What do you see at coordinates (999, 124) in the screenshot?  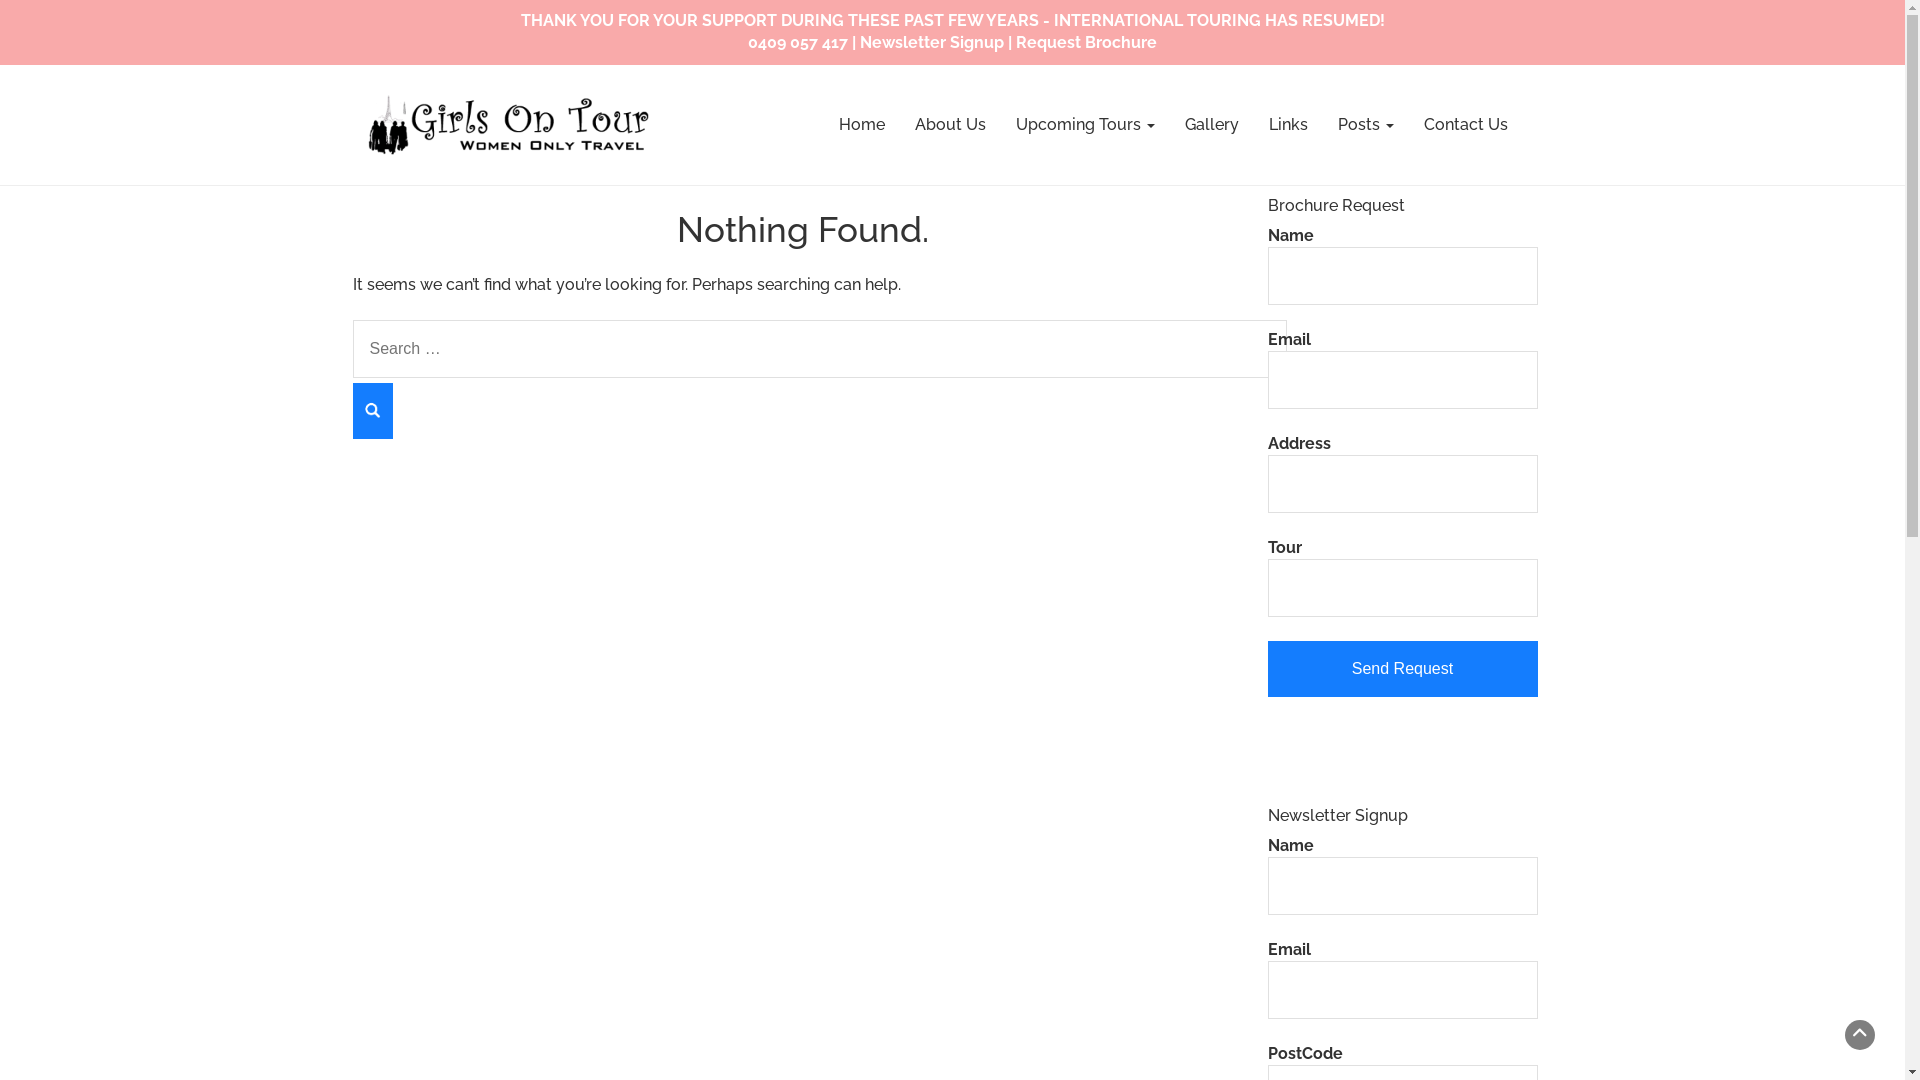 I see `'Upcoming Tours'` at bounding box center [999, 124].